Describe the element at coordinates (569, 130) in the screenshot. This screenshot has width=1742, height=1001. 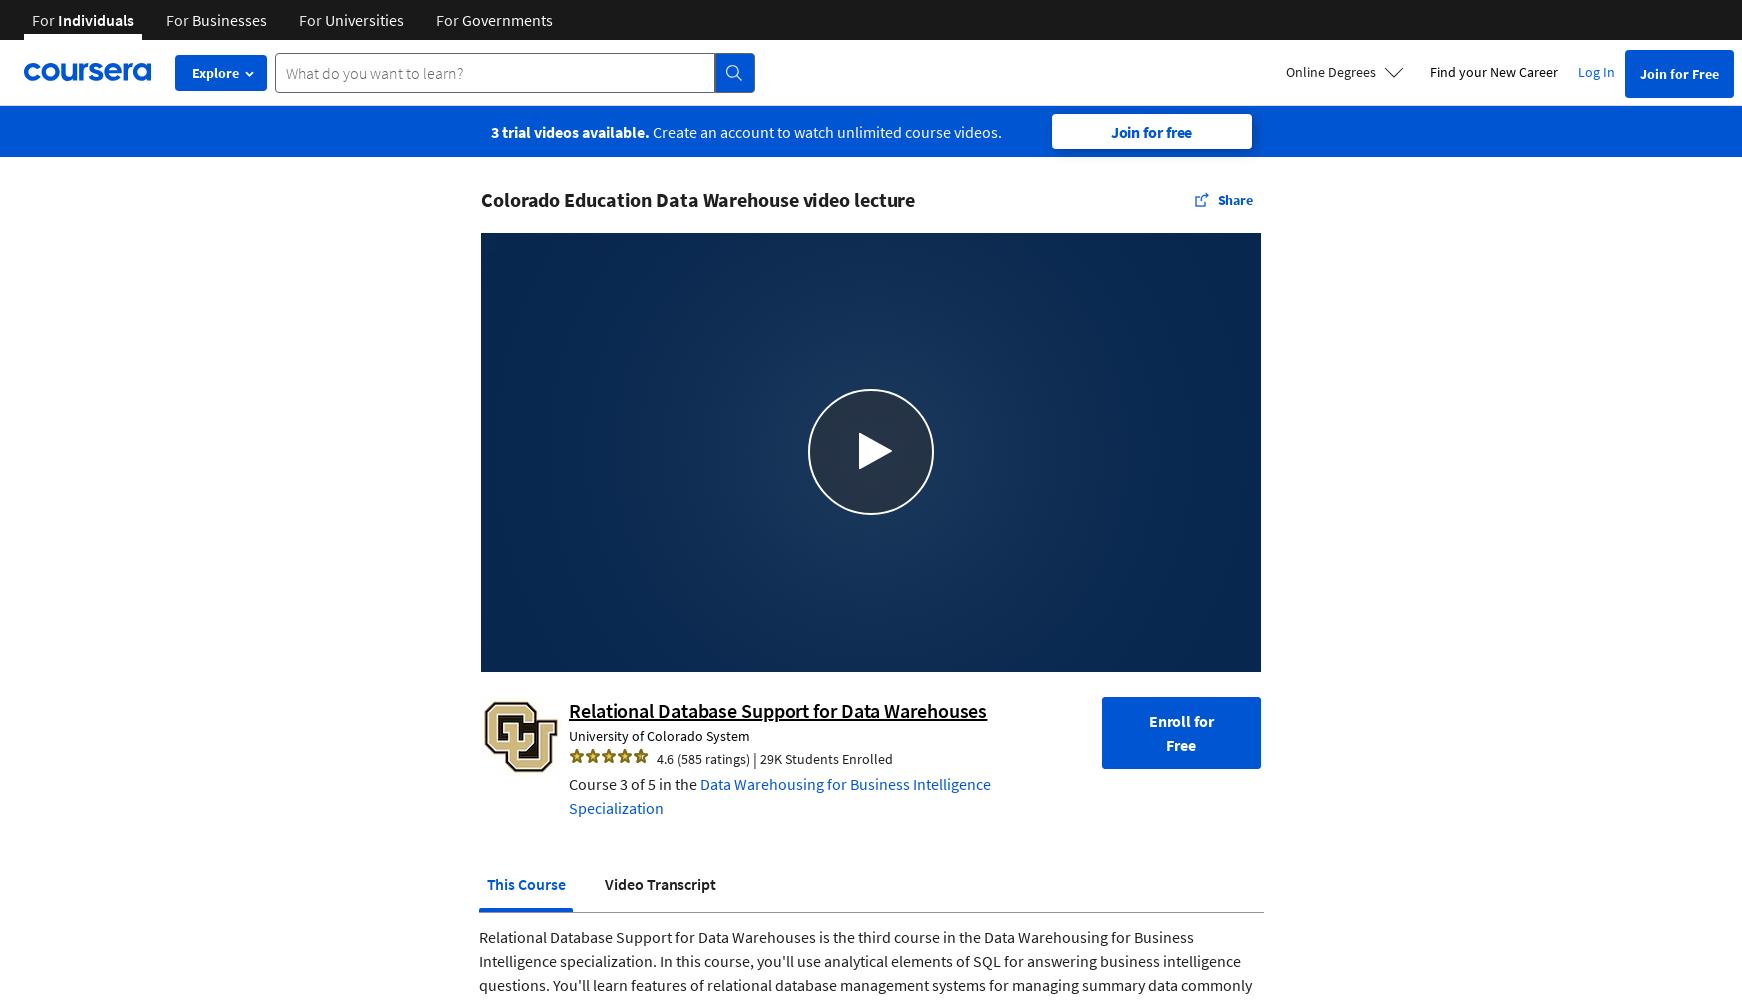
I see `'3 trial videos available.'` at that location.